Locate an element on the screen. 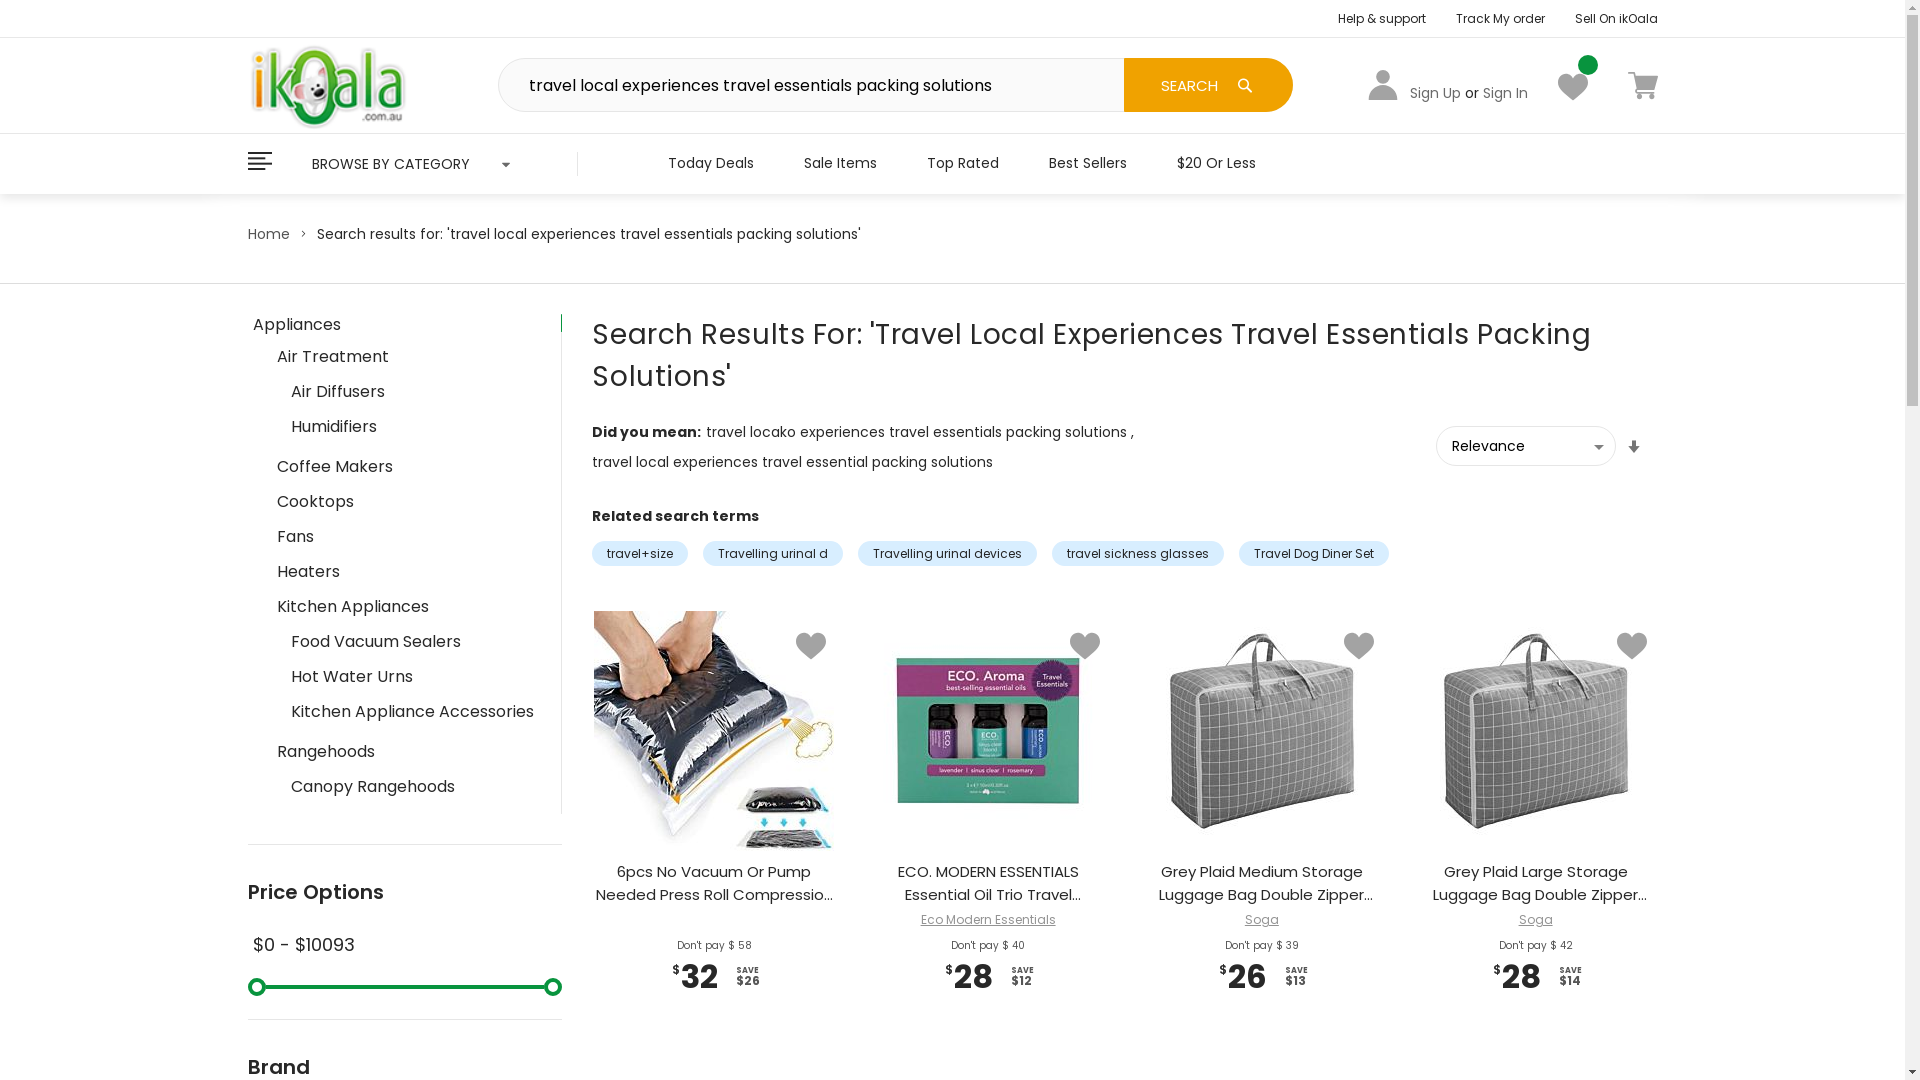 Image resolution: width=1920 pixels, height=1080 pixels. 'travel+size' is located at coordinates (638, 554).